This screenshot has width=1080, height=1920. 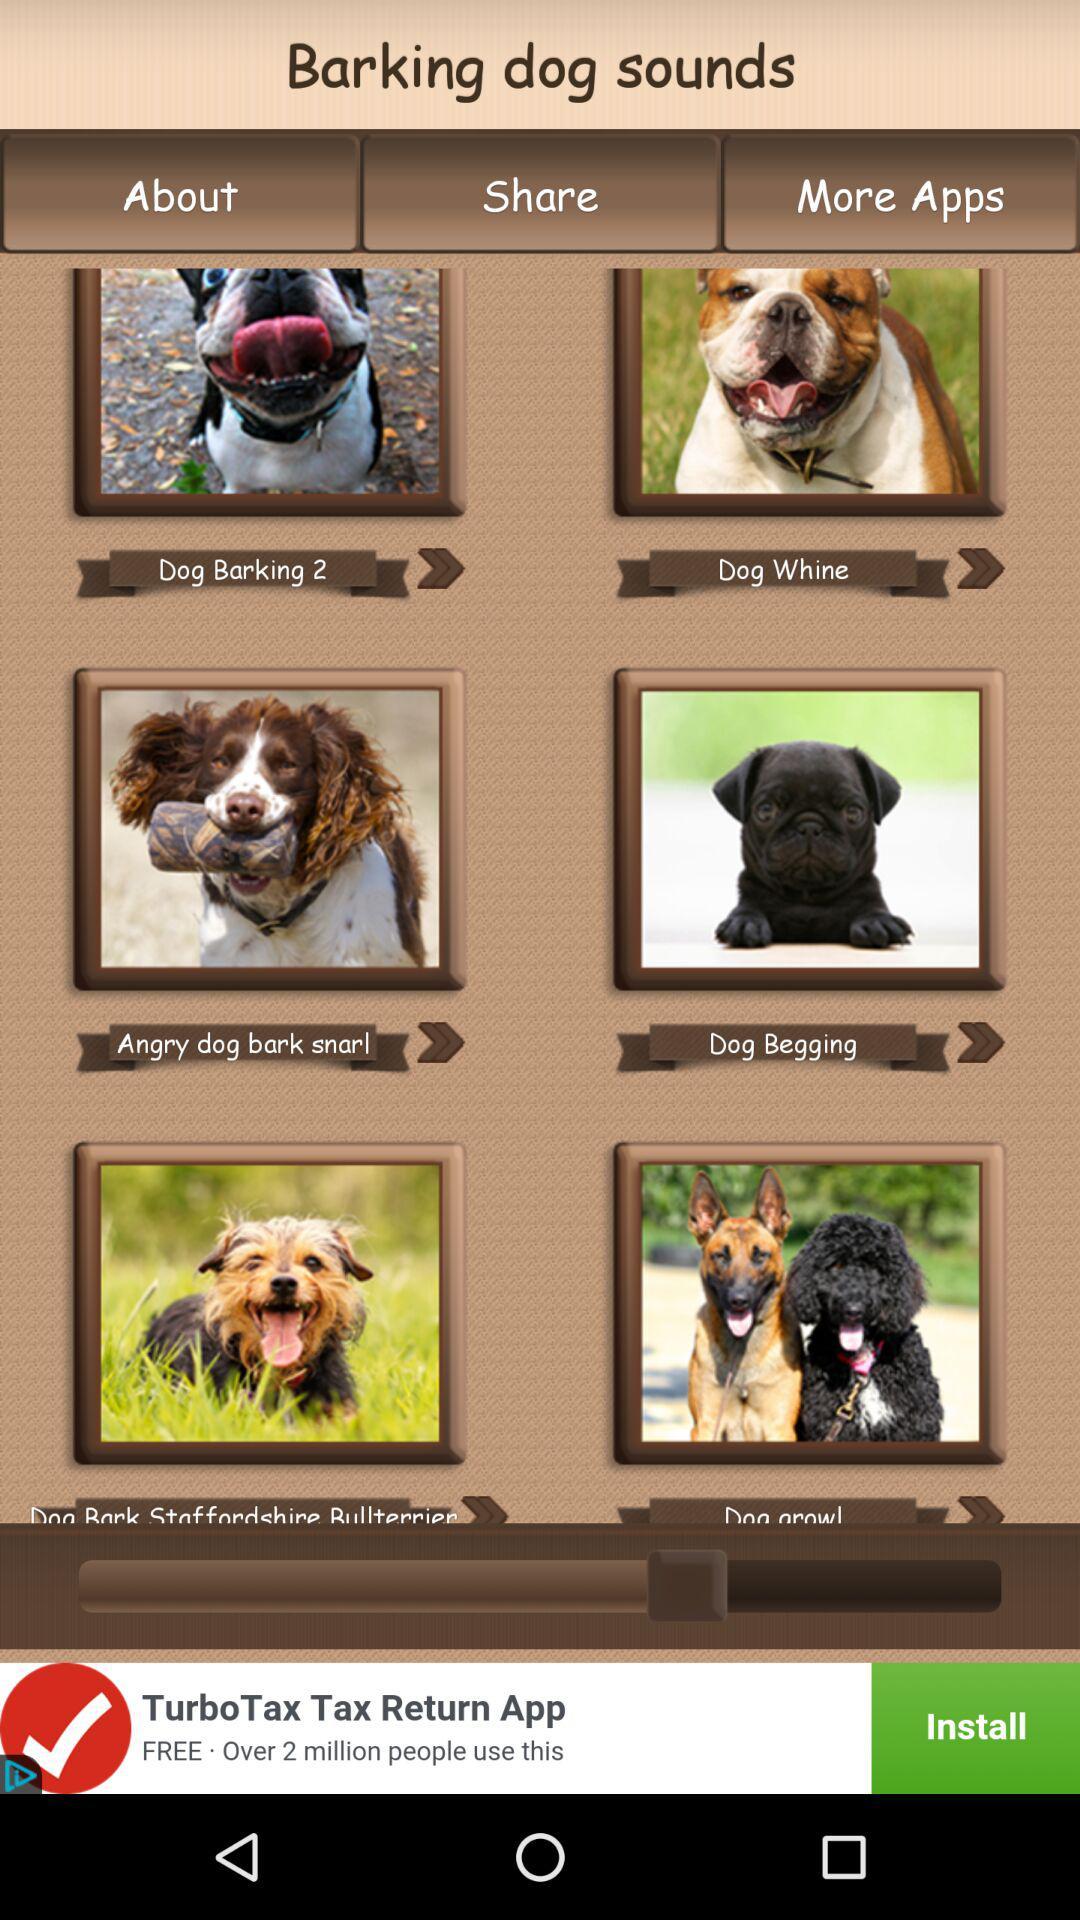 I want to click on dog, so click(x=270, y=1306).